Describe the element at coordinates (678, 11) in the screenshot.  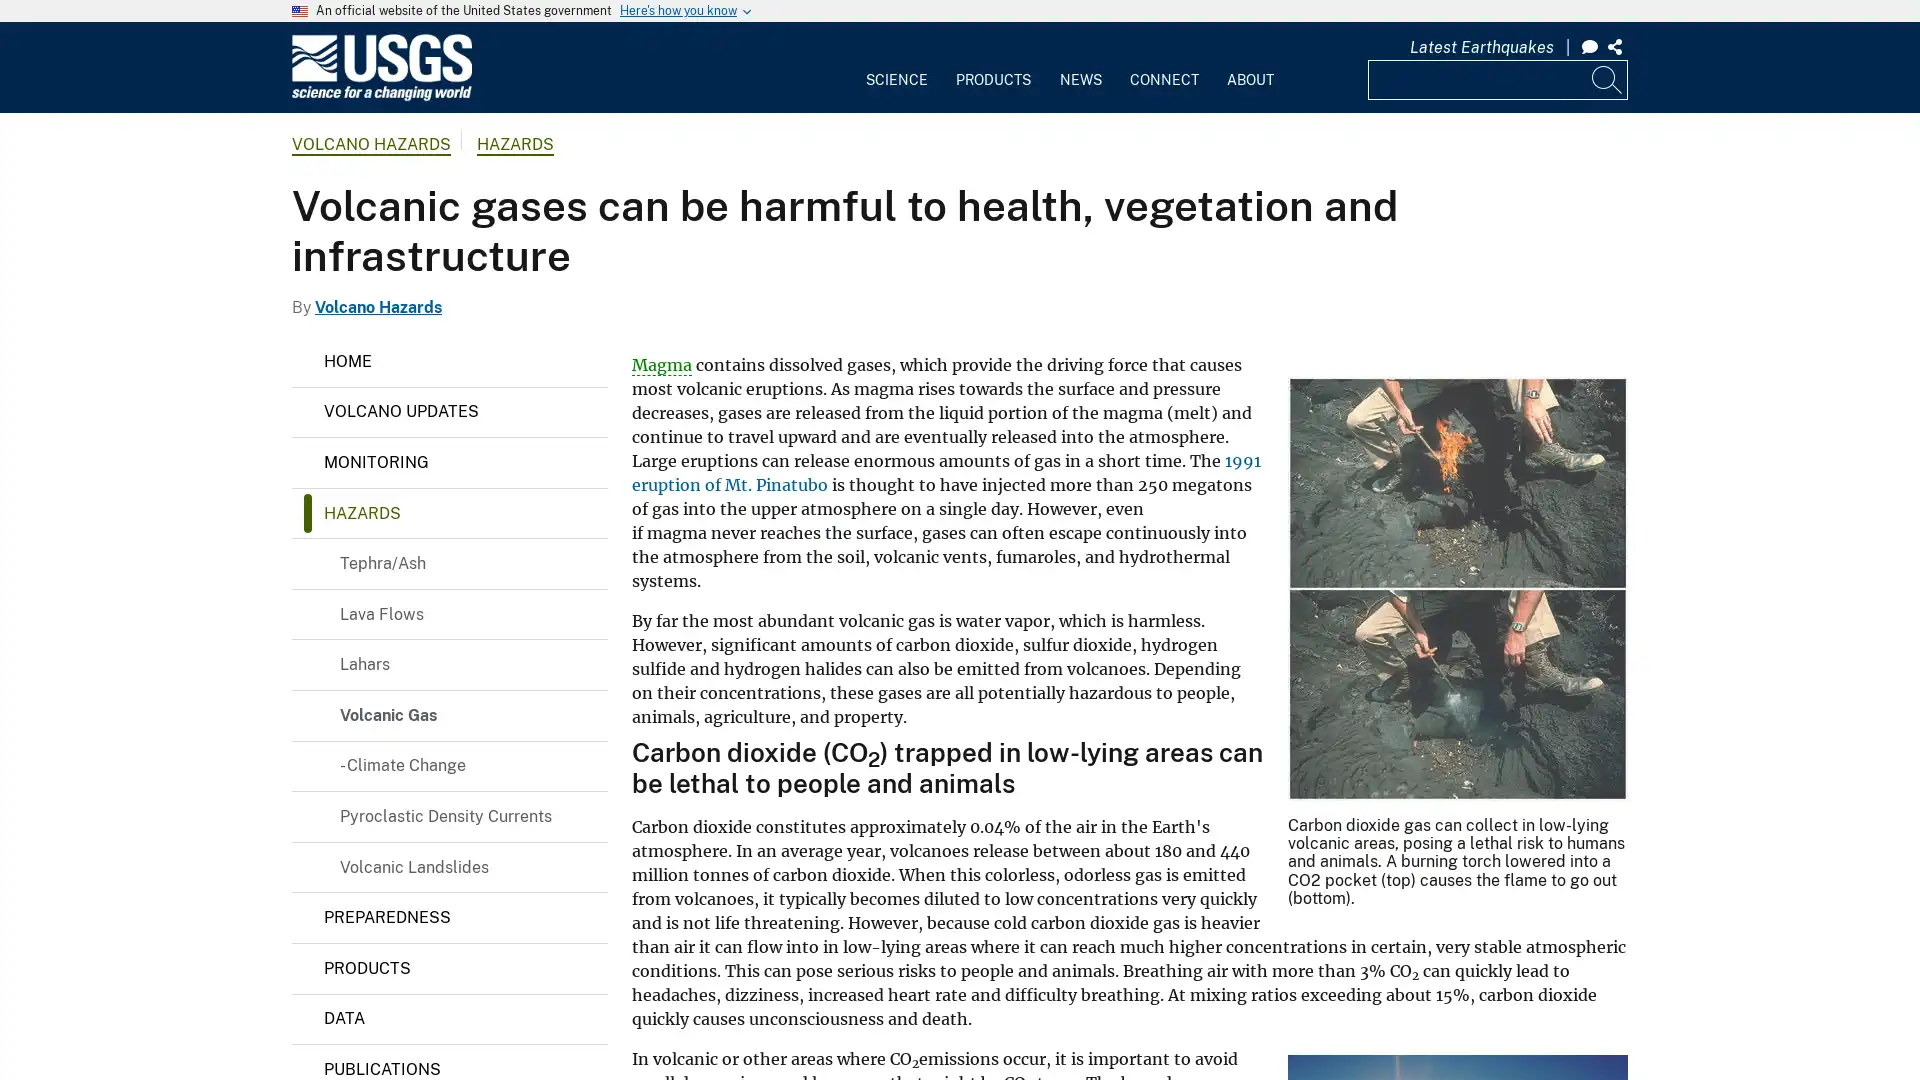
I see `Here's how you know` at that location.